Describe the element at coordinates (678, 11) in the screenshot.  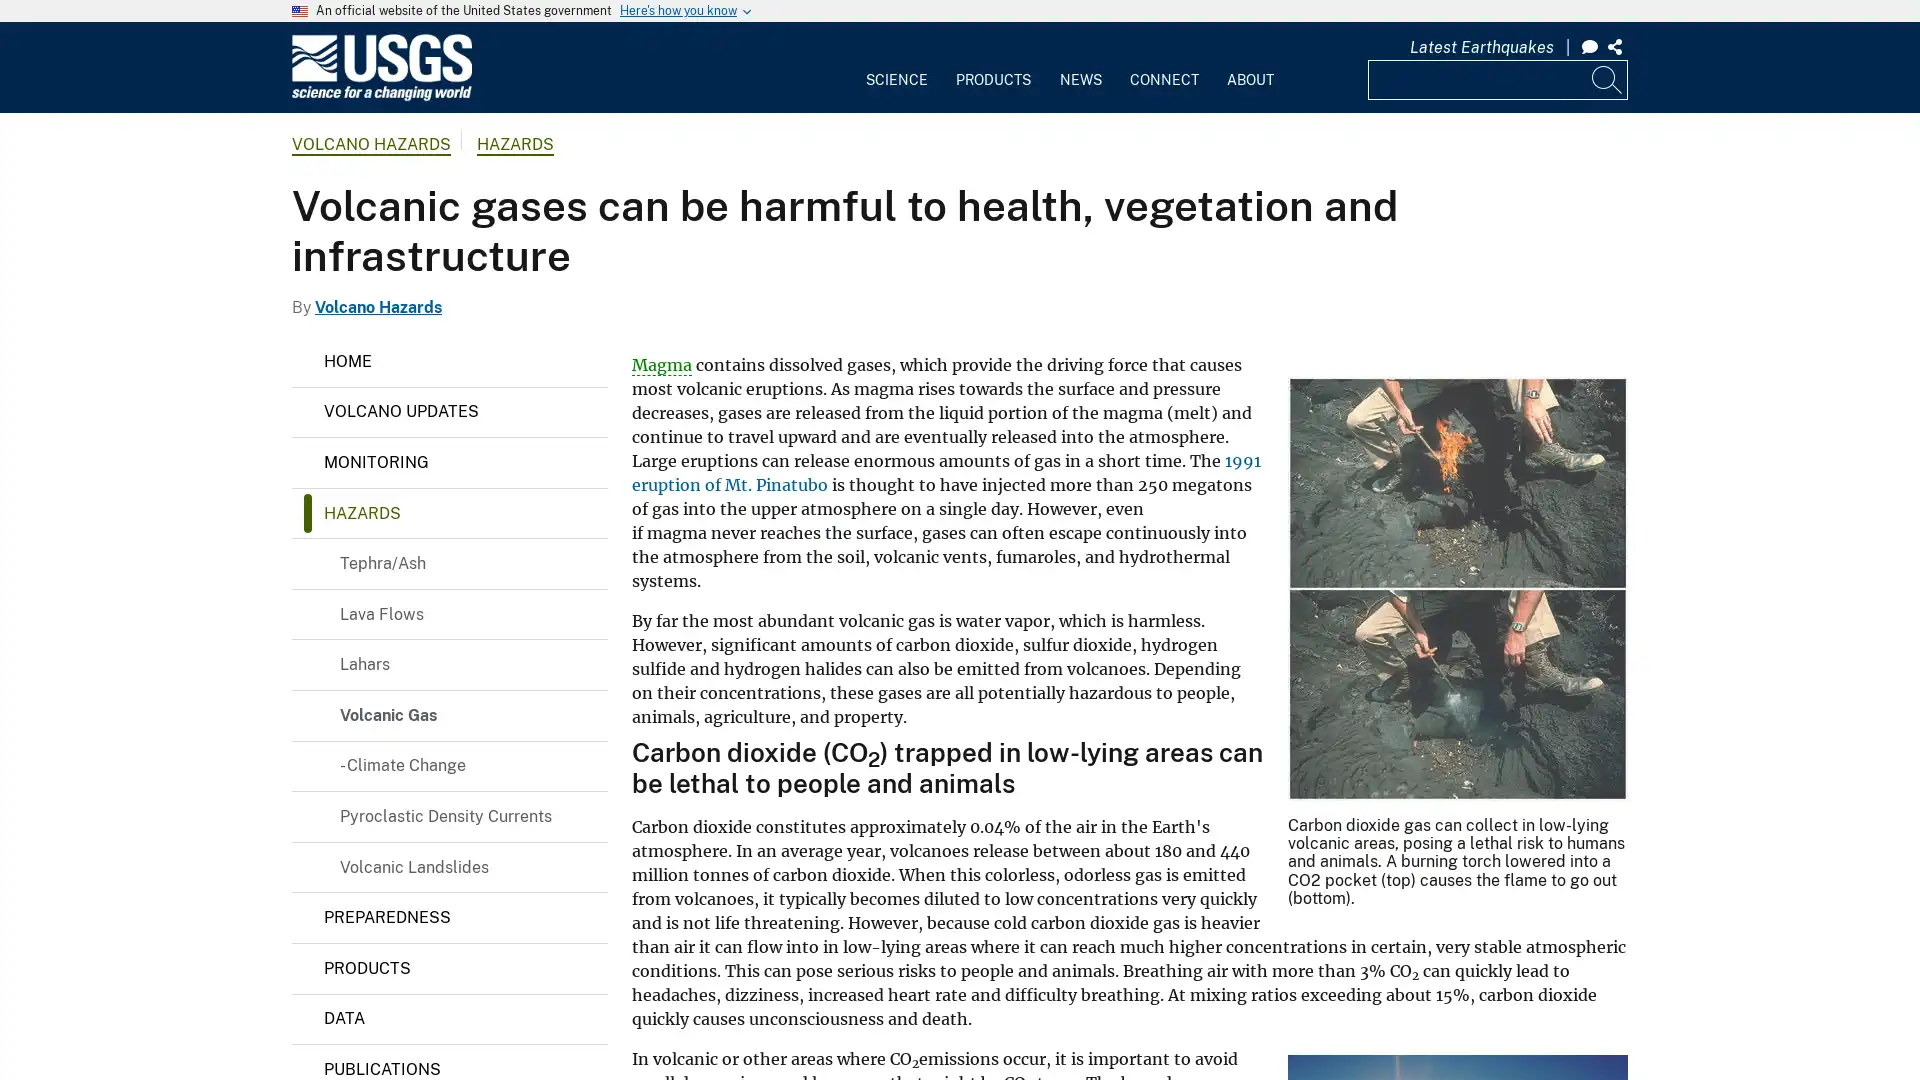
I see `Here's how you know` at that location.